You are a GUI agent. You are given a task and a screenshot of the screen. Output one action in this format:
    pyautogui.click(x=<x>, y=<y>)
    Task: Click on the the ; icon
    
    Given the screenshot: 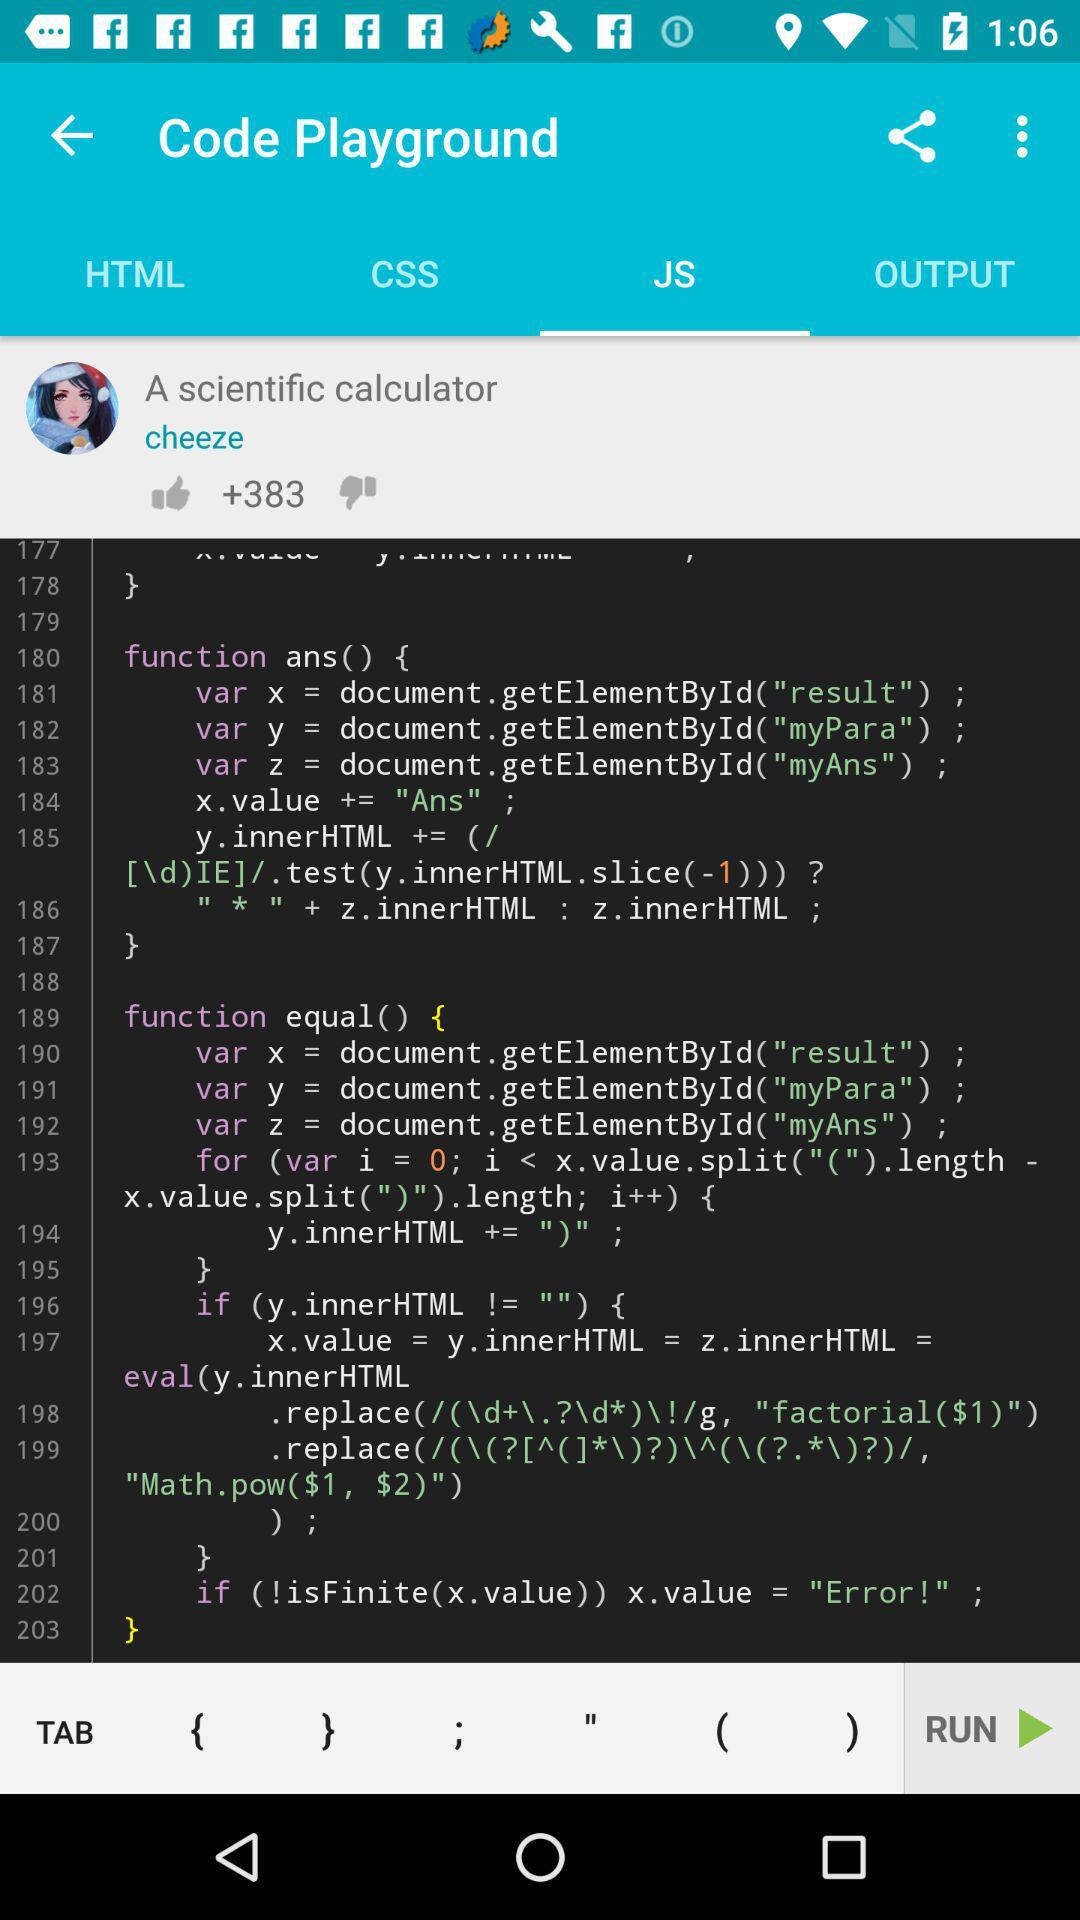 What is the action you would take?
    pyautogui.click(x=459, y=1727)
    